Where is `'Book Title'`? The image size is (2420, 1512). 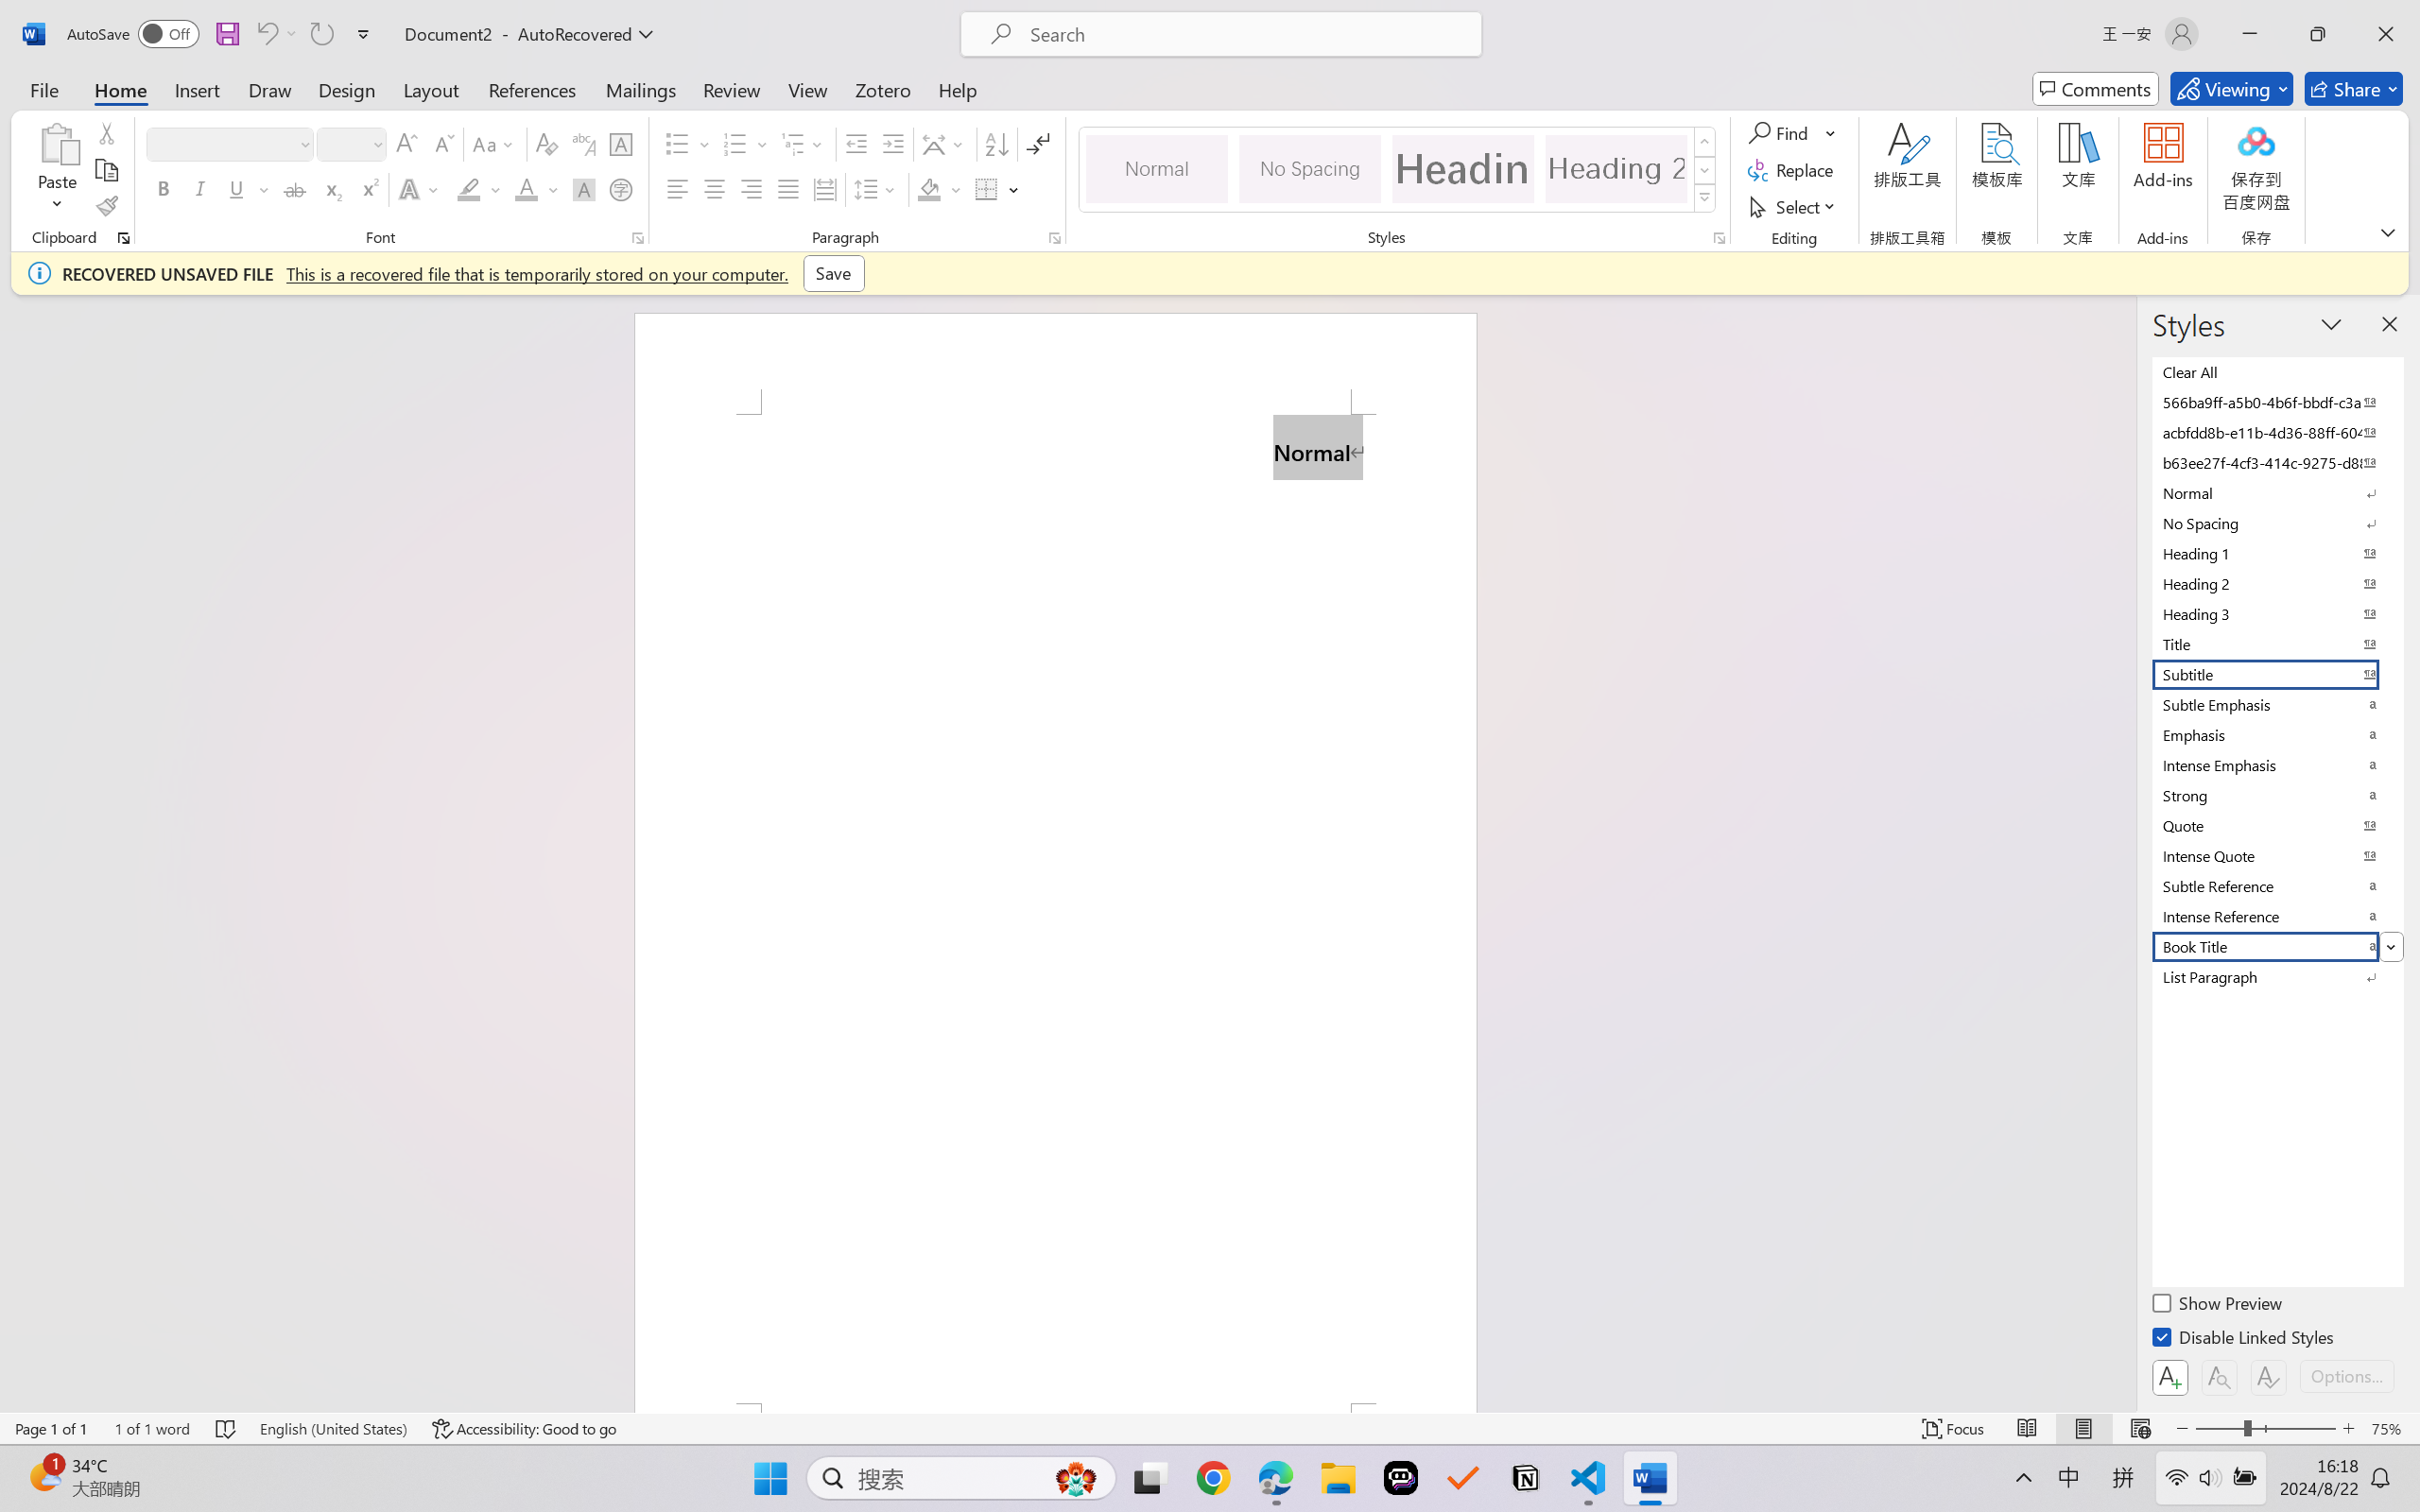
'Book Title' is located at coordinates (2275, 946).